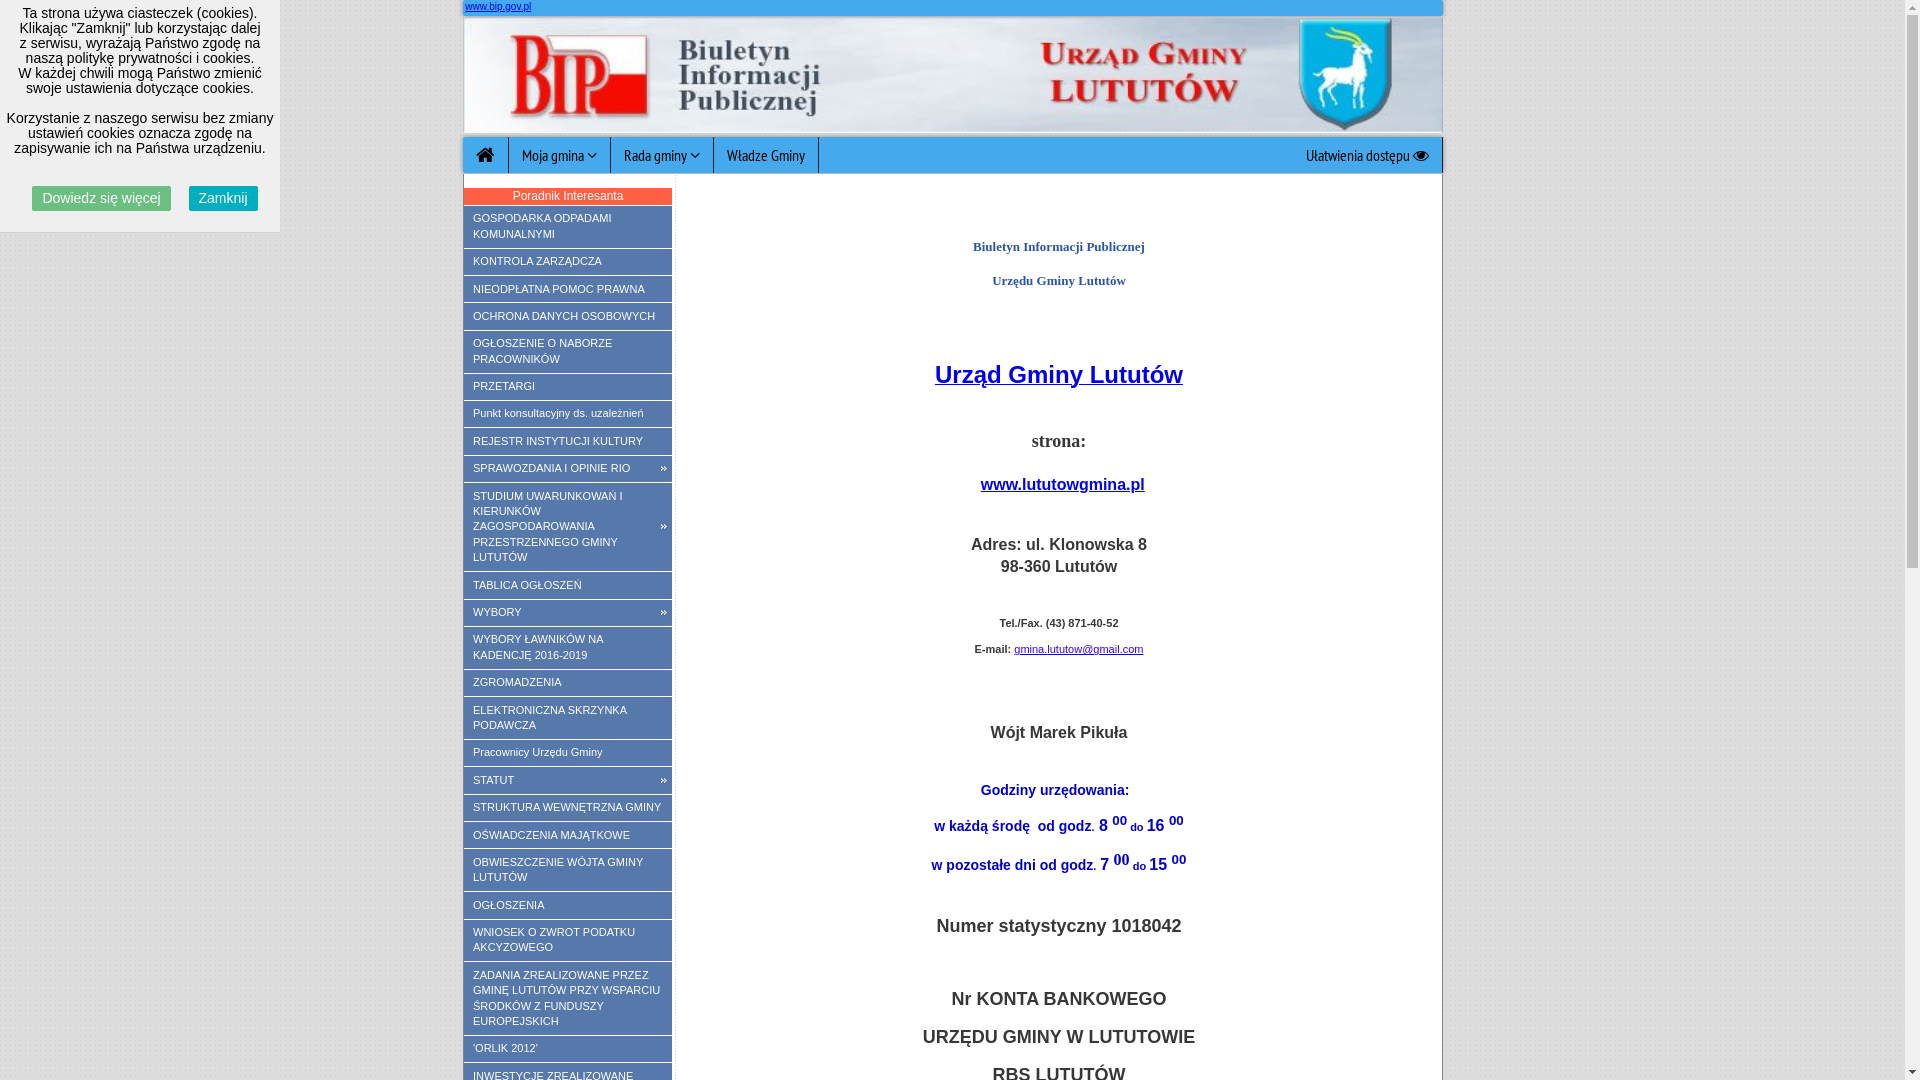 The width and height of the screenshot is (1920, 1080). Describe the element at coordinates (566, 439) in the screenshot. I see `'REJESTR INSTYTUCJI KULTURY'` at that location.